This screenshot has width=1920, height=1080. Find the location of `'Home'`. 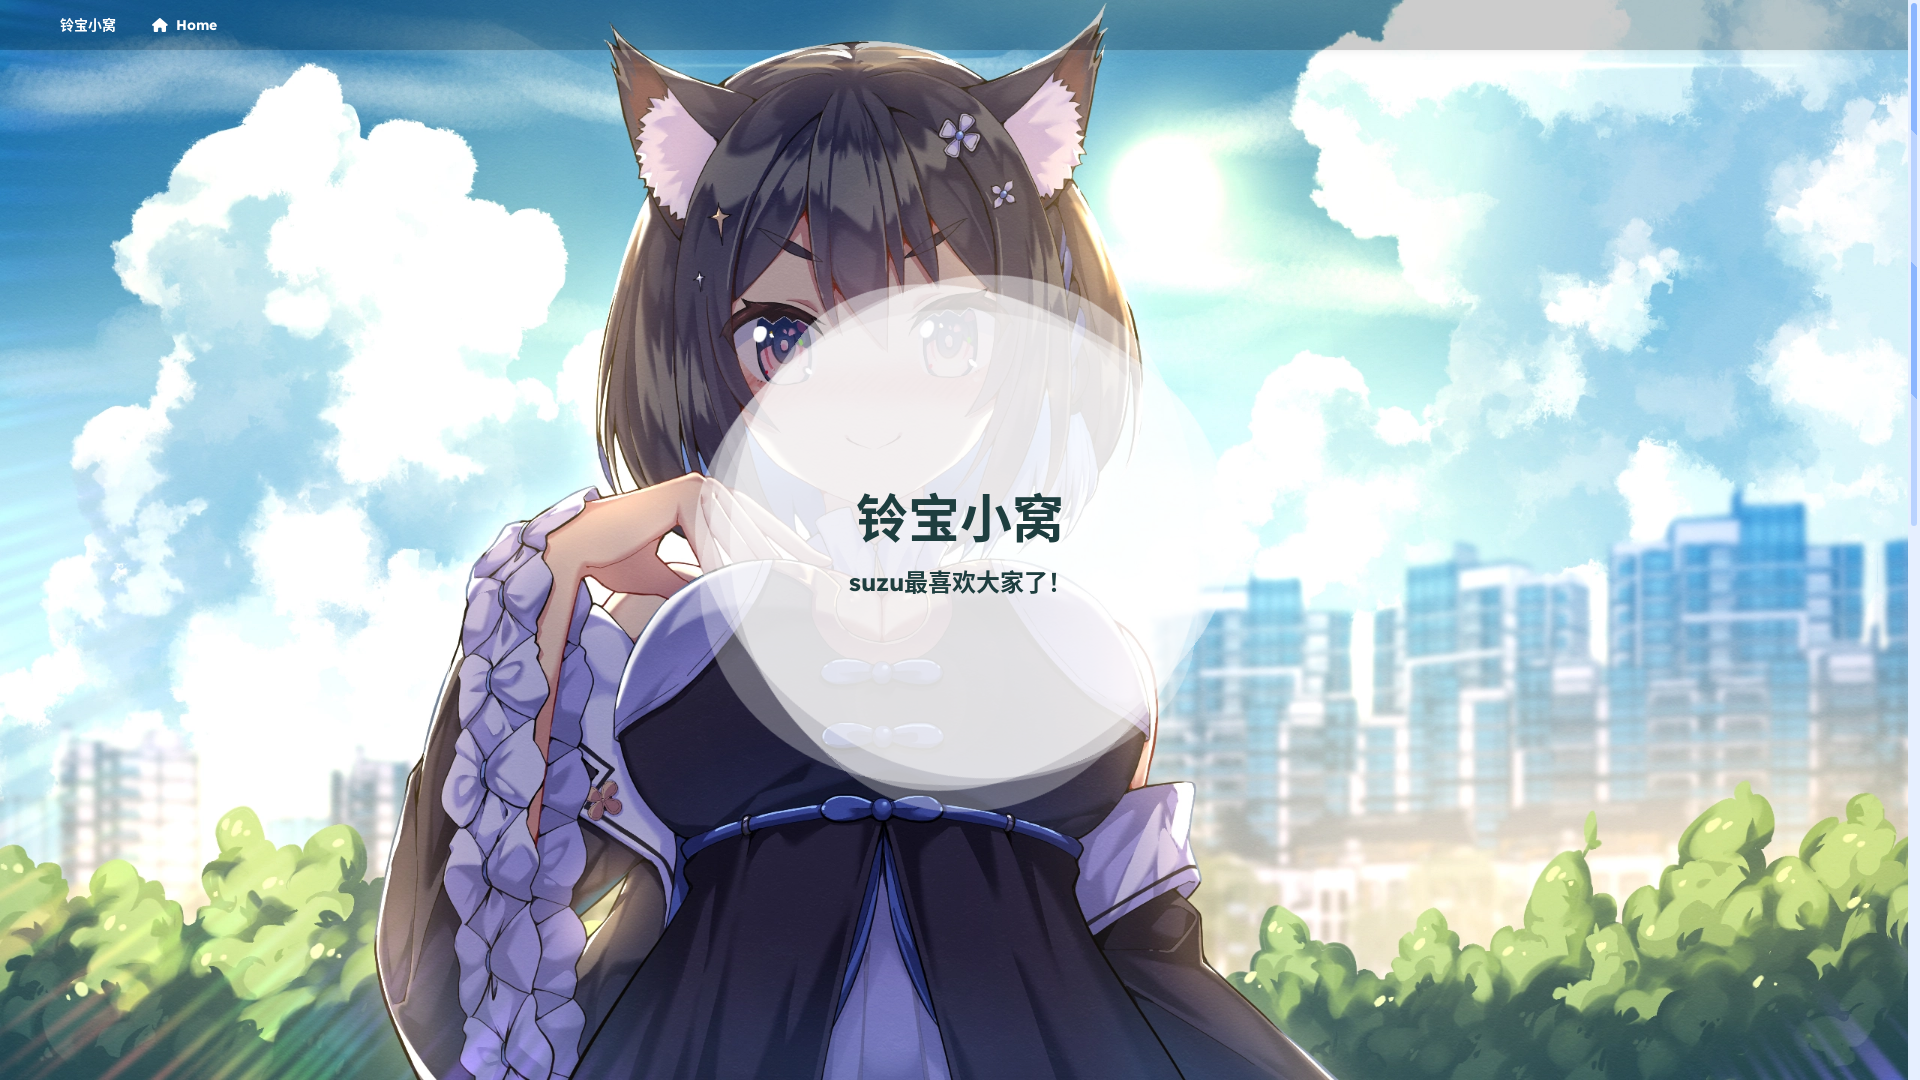

'Home' is located at coordinates (183, 24).